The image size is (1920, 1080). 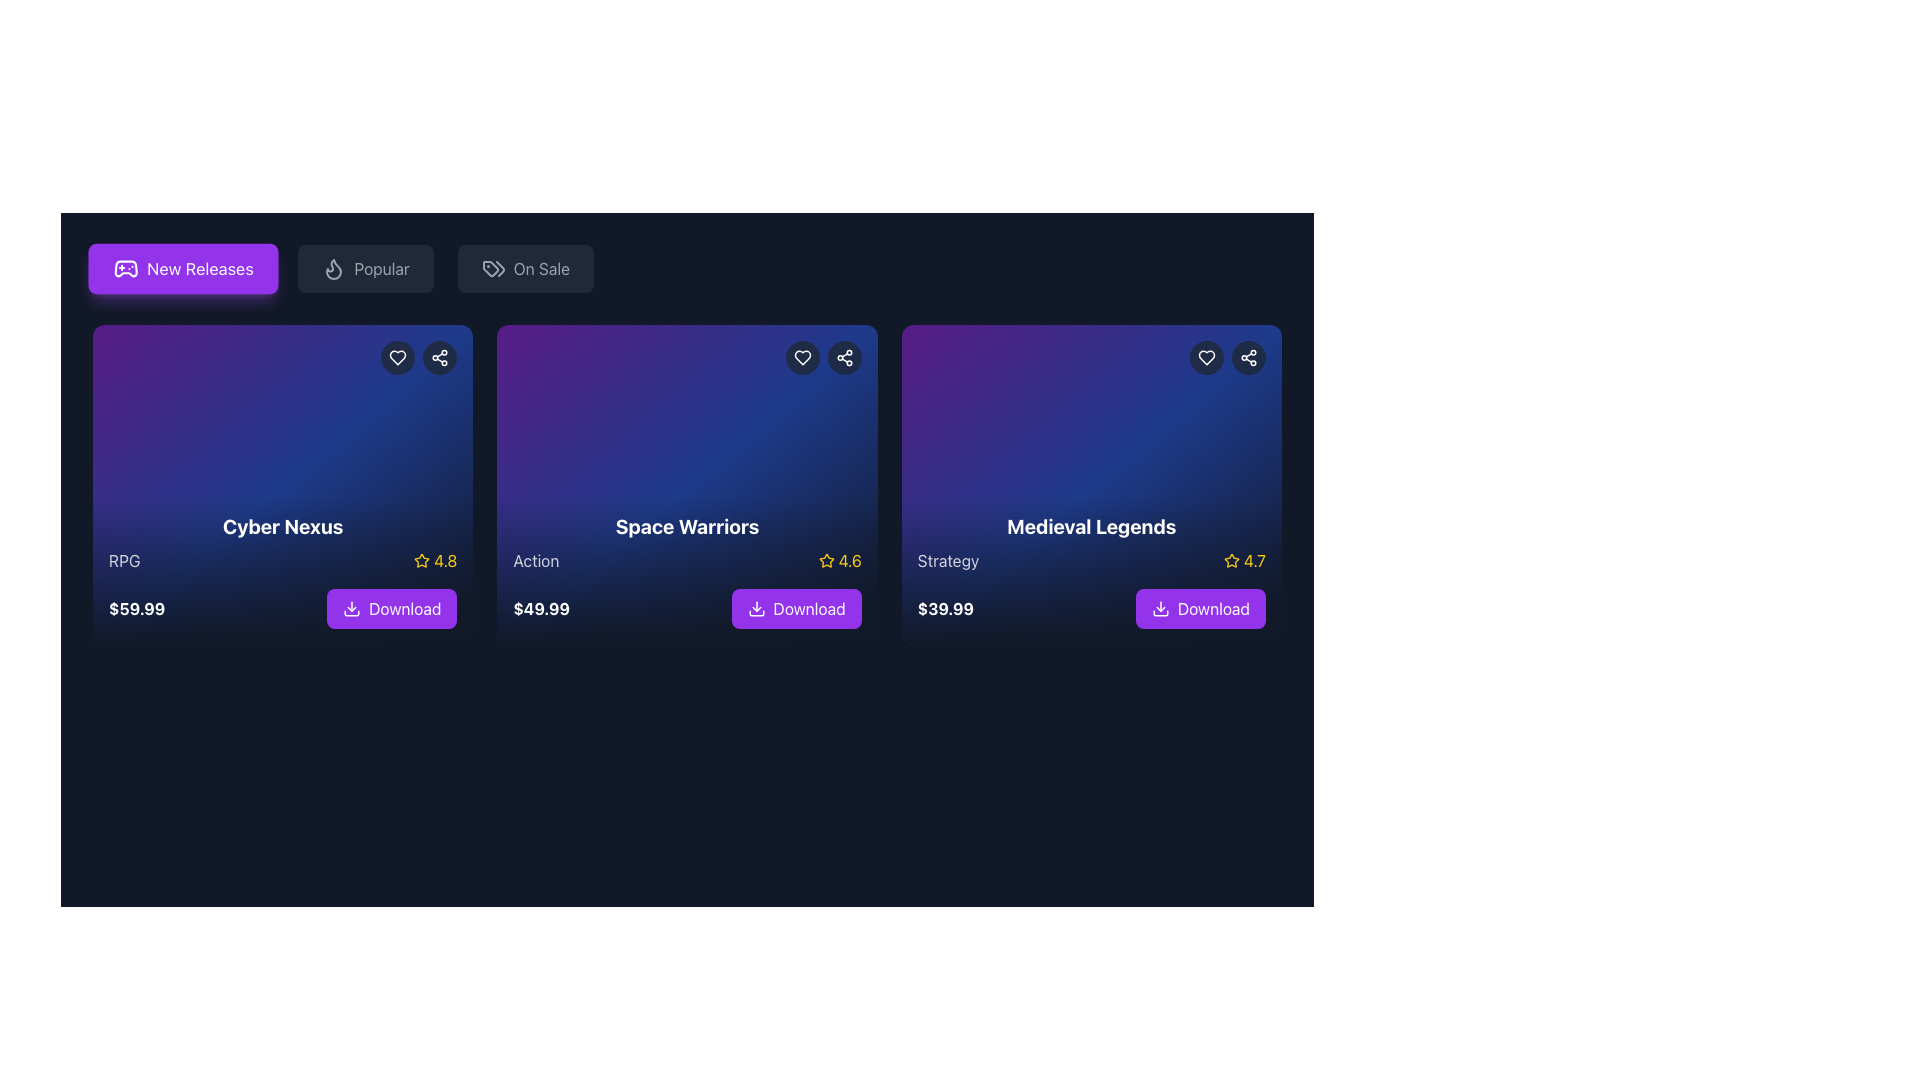 What do you see at coordinates (844, 357) in the screenshot?
I see `the share button located in the top-right corner of the 'Space Warriors' card, positioned directly to the right of the heart-shaped favorite icon` at bounding box center [844, 357].